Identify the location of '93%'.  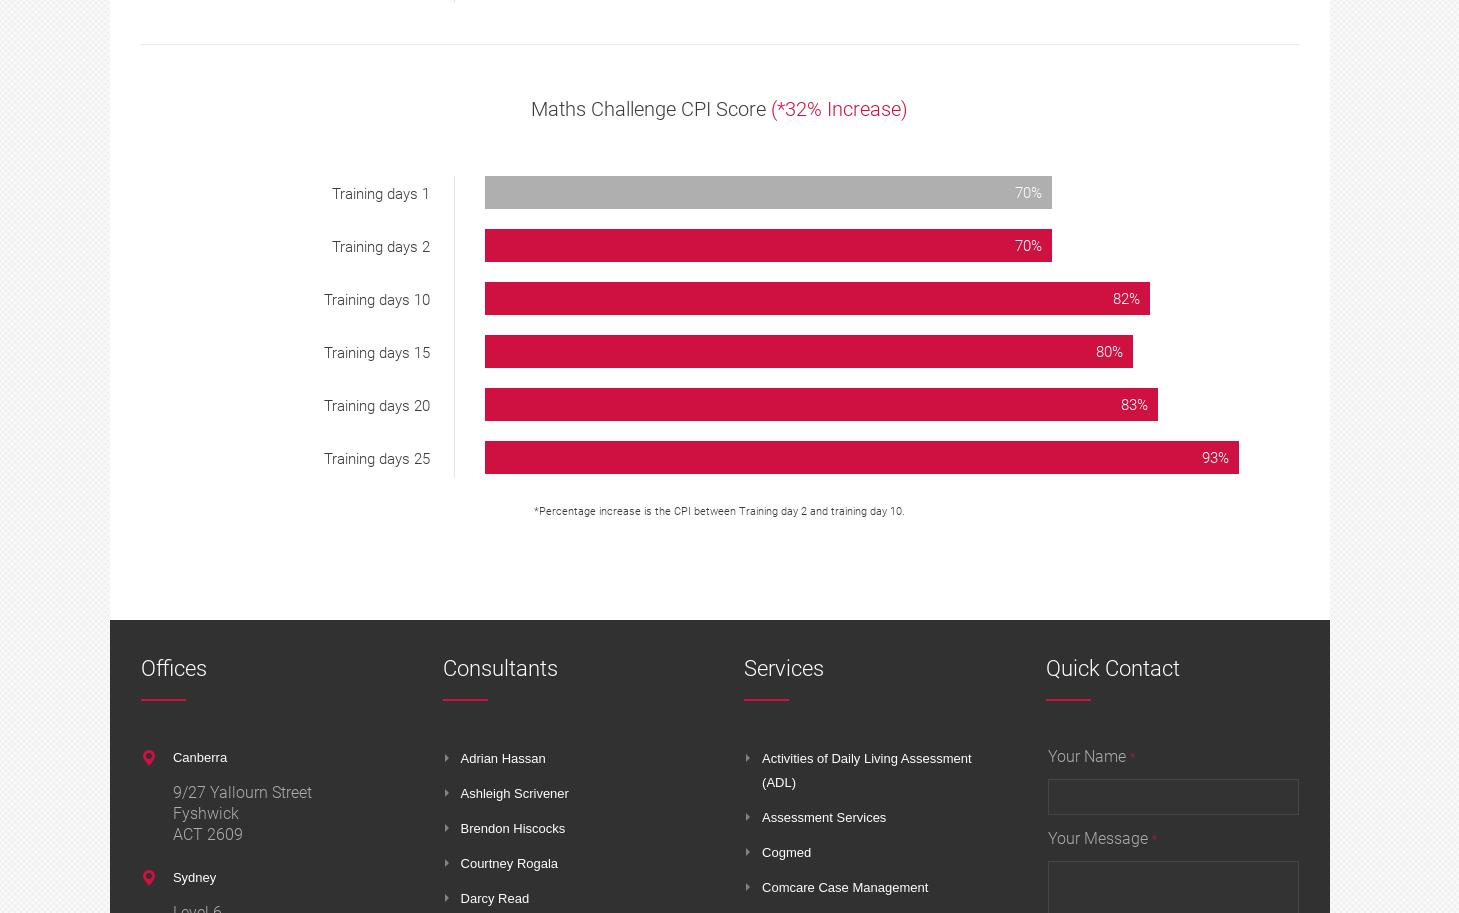
(1213, 456).